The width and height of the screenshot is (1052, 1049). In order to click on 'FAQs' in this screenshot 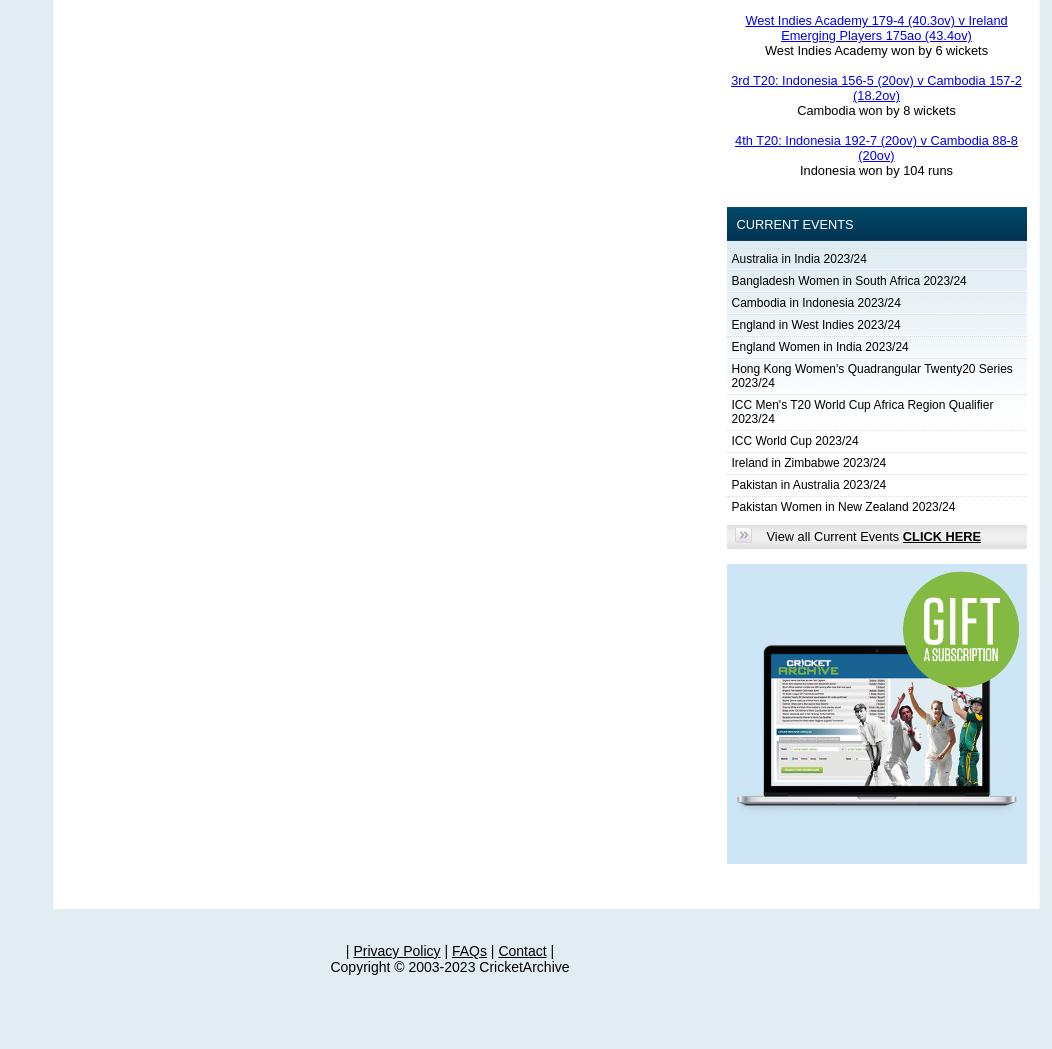, I will do `click(468, 951)`.